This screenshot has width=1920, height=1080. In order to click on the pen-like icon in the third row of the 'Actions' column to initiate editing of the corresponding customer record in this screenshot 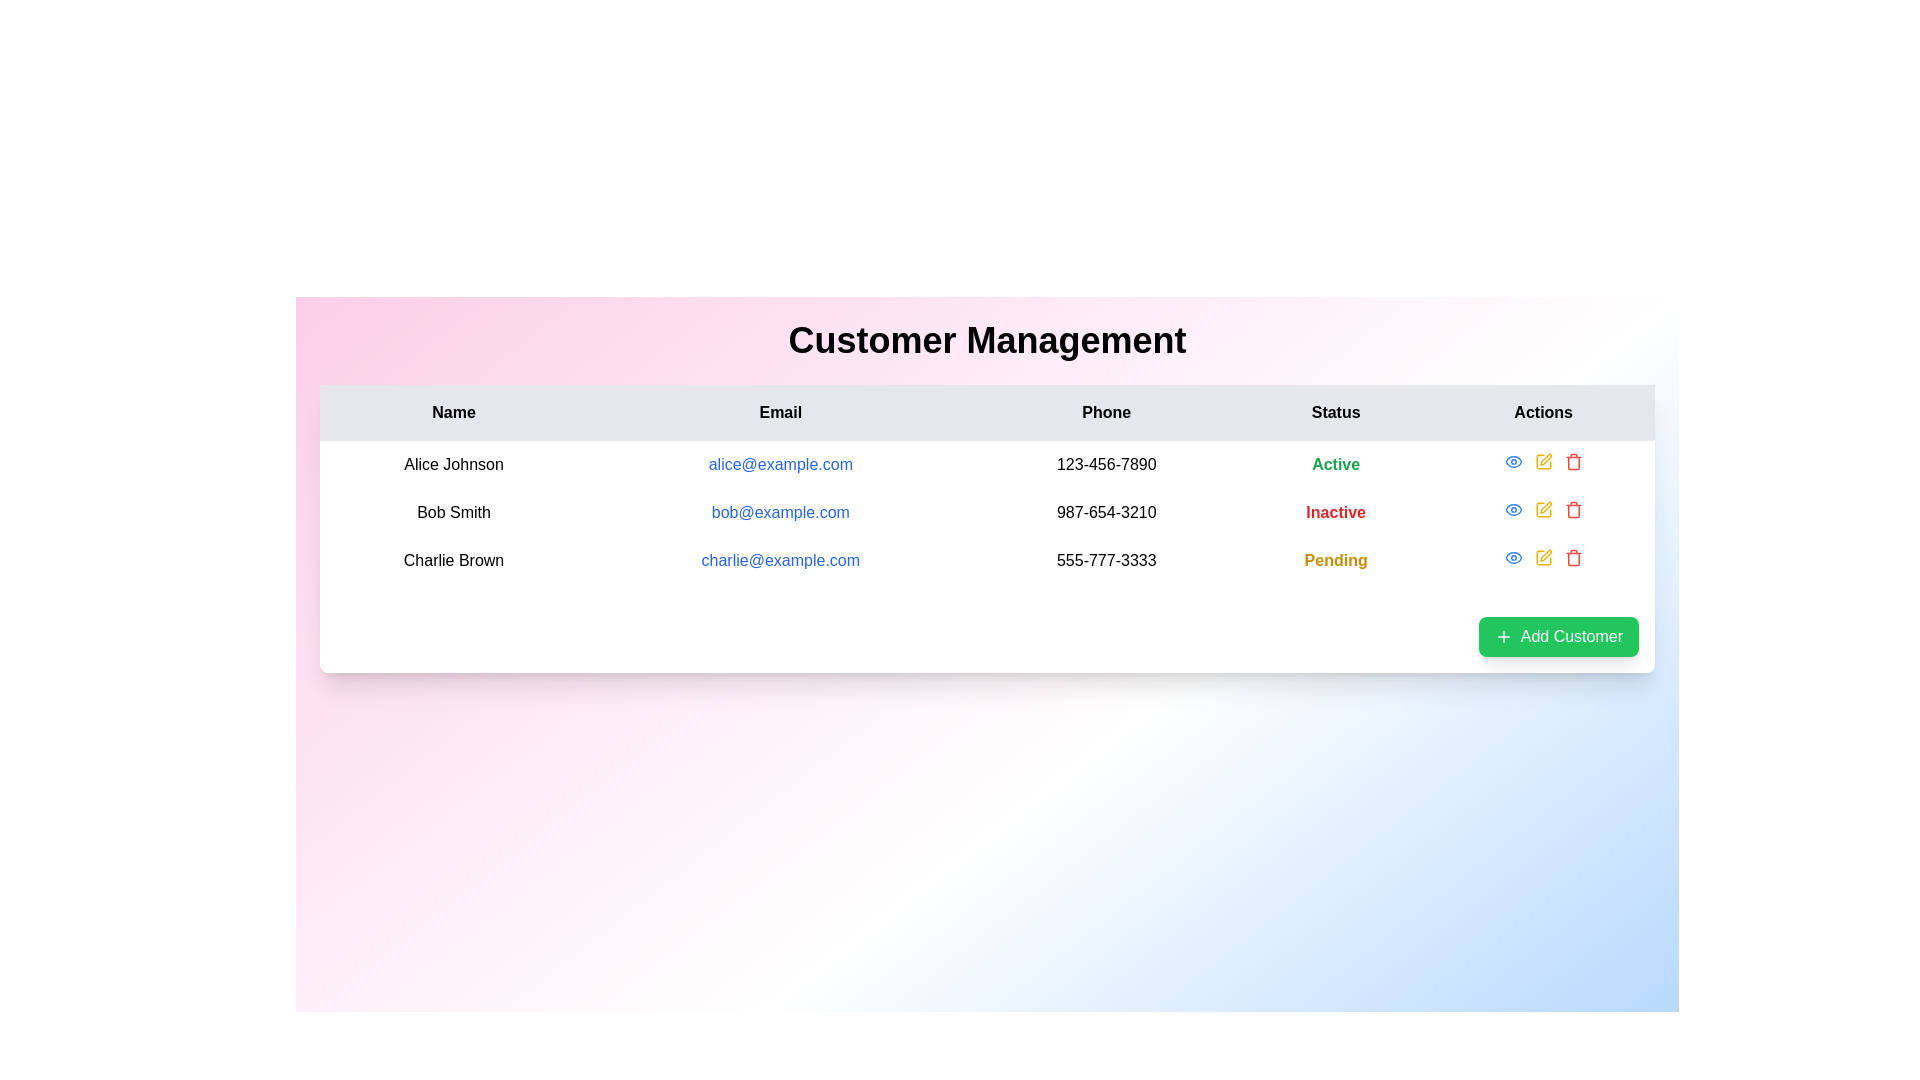, I will do `click(1544, 555)`.